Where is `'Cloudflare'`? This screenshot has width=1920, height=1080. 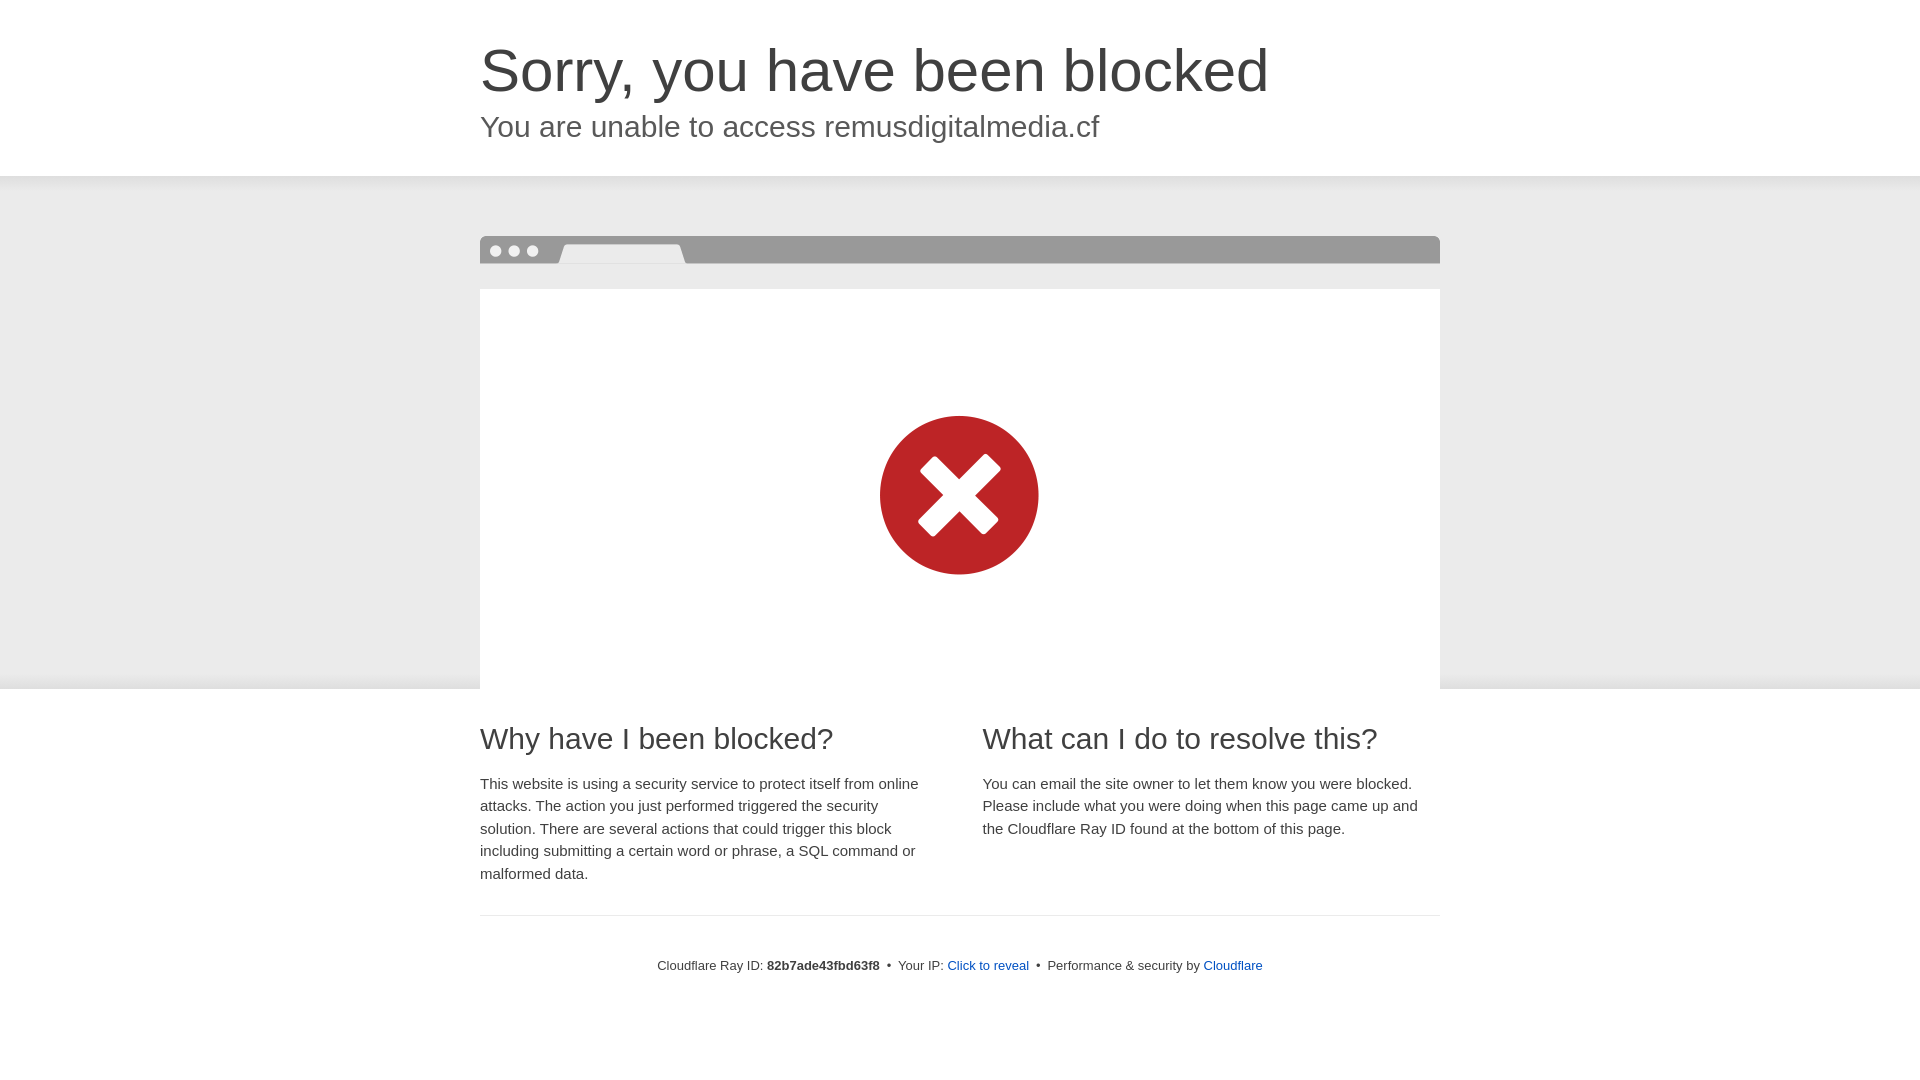
'Cloudflare' is located at coordinates (1232, 964).